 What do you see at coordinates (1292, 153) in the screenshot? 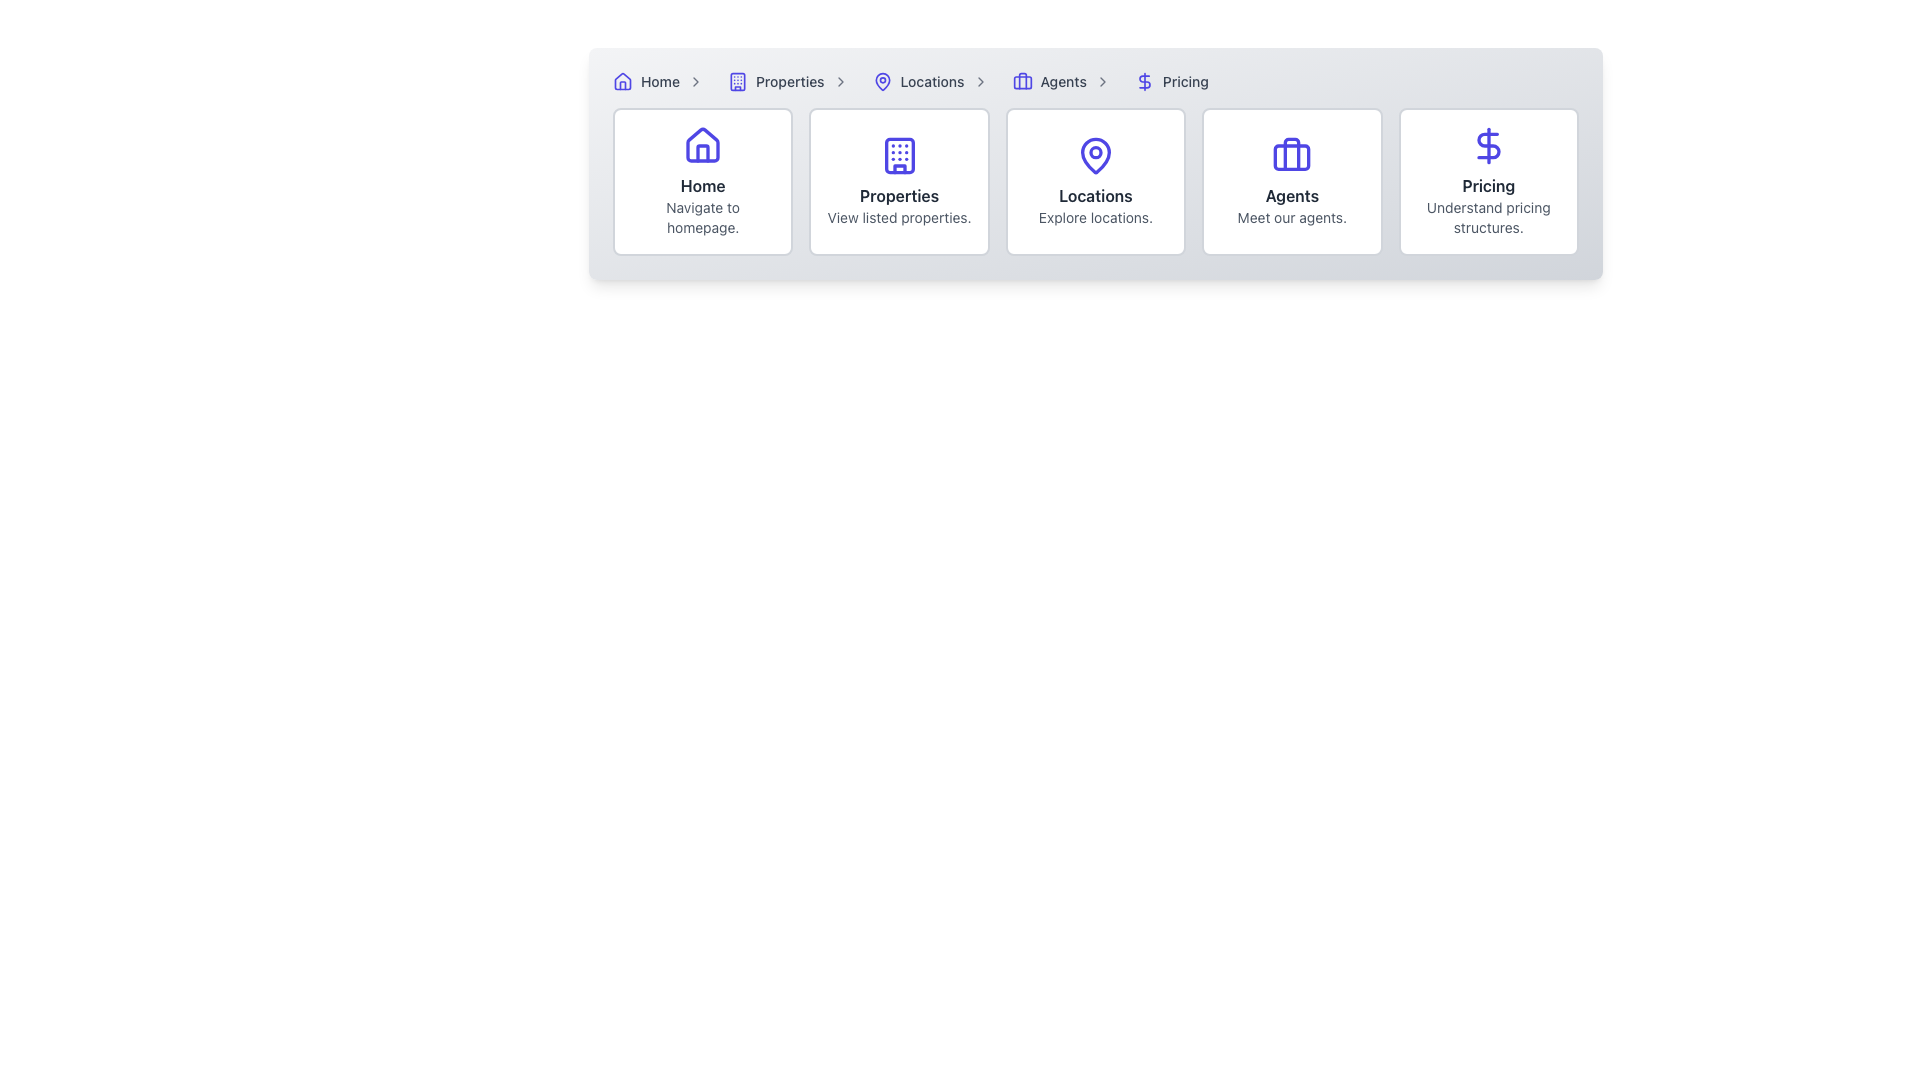
I see `the vertical line or handle within the briefcase icon located in the middle of the 'Agents' clickable card` at bounding box center [1292, 153].